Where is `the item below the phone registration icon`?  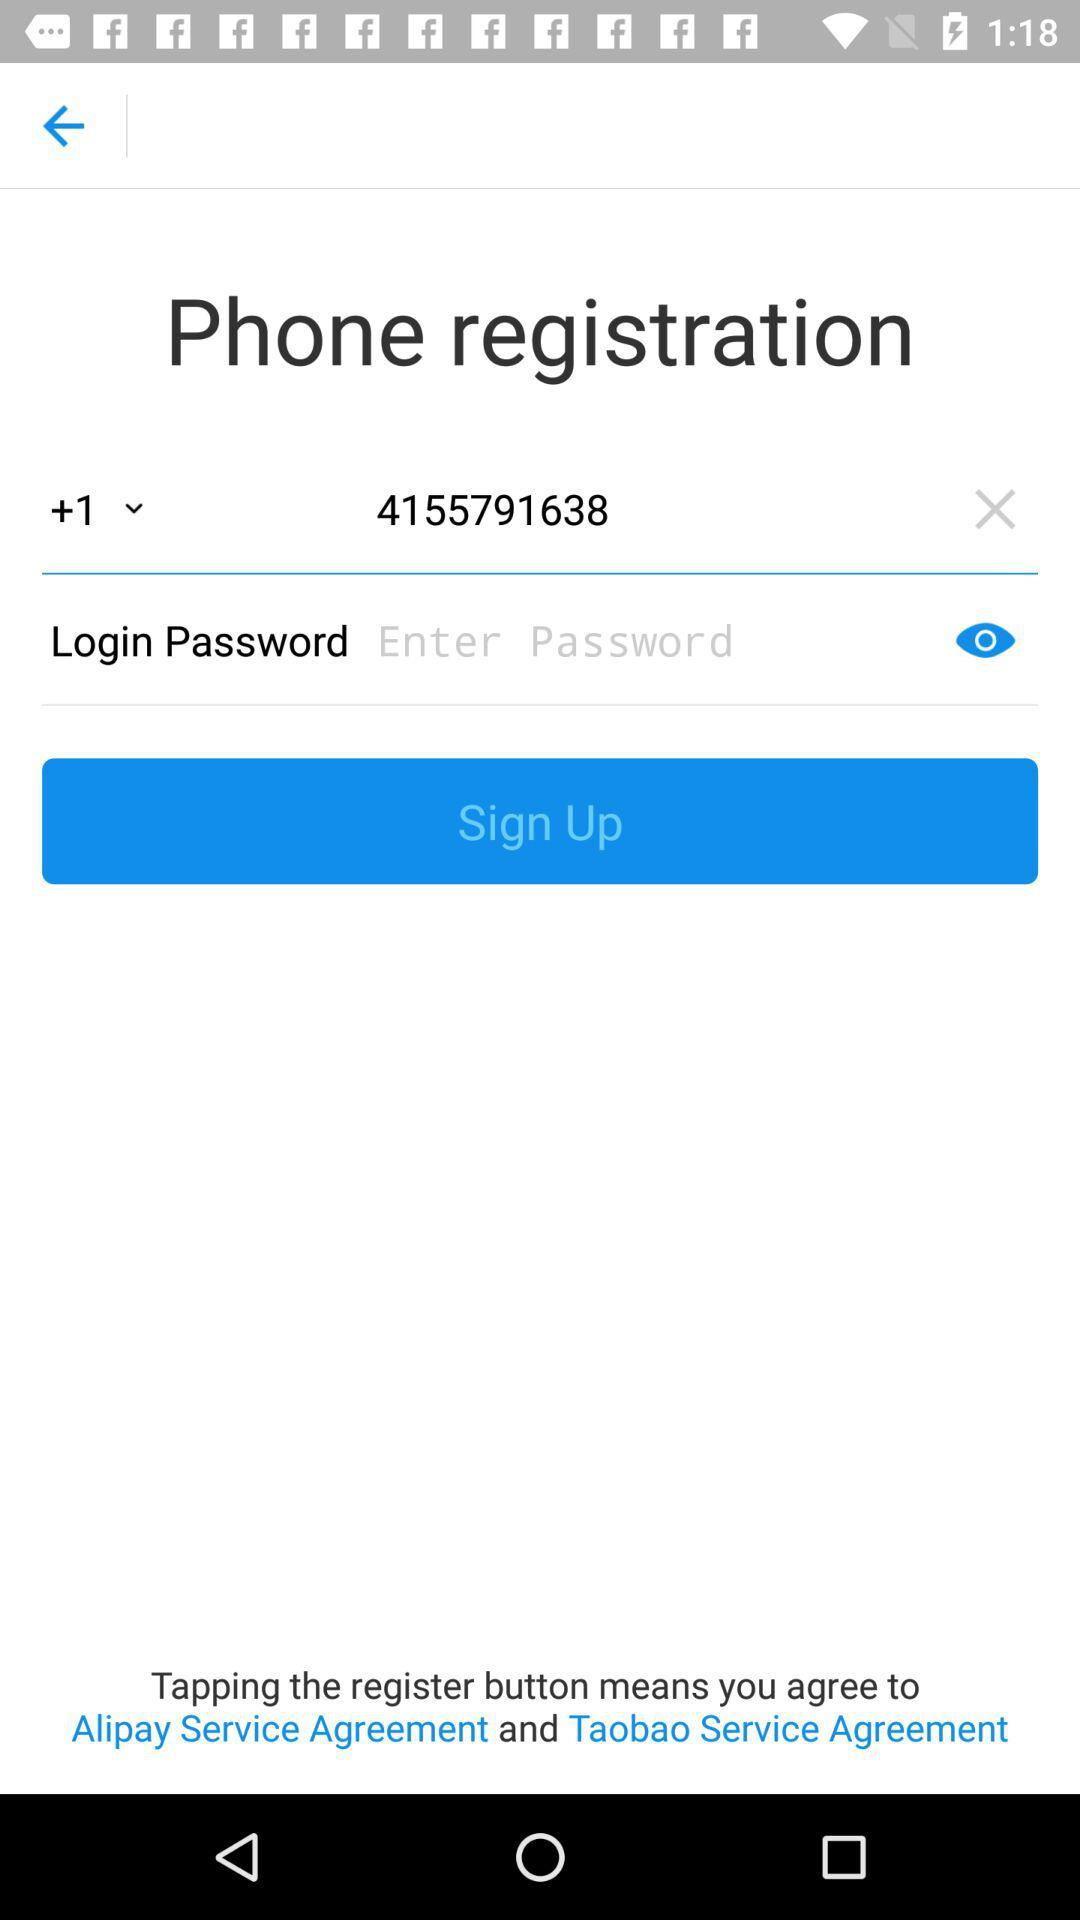 the item below the phone registration icon is located at coordinates (655, 508).